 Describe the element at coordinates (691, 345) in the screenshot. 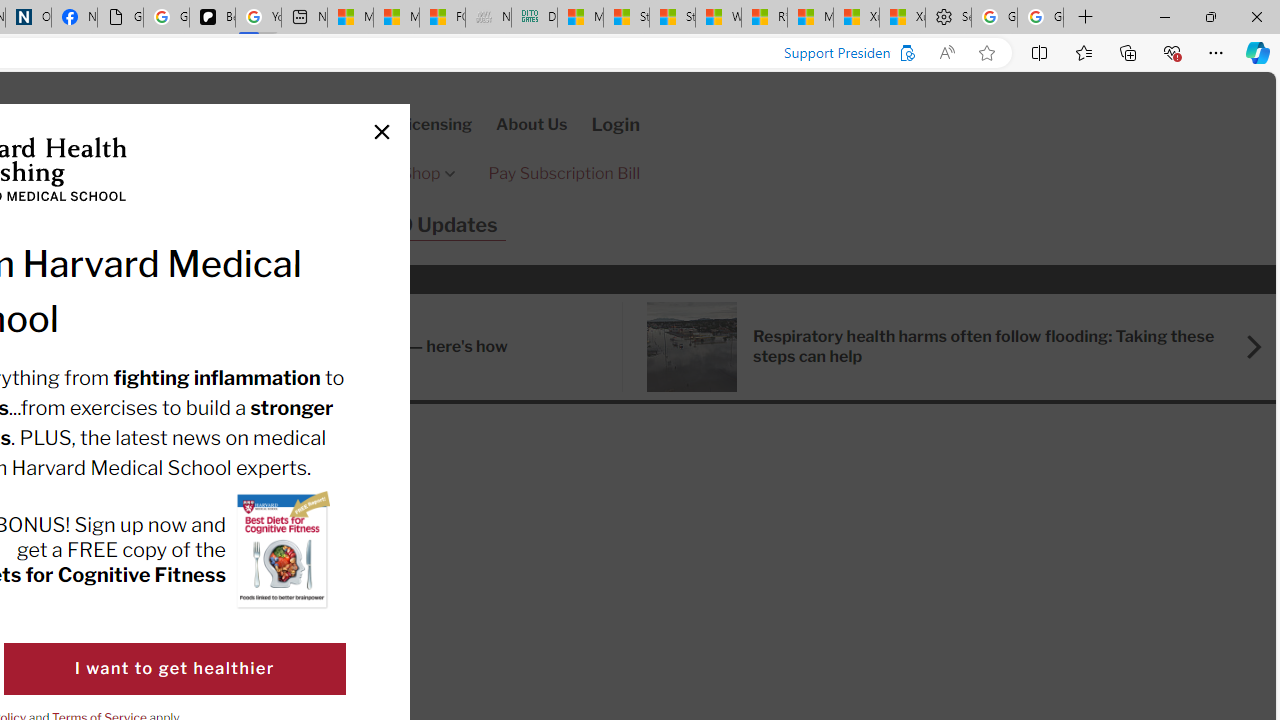

I see `'blog image 1'` at that location.